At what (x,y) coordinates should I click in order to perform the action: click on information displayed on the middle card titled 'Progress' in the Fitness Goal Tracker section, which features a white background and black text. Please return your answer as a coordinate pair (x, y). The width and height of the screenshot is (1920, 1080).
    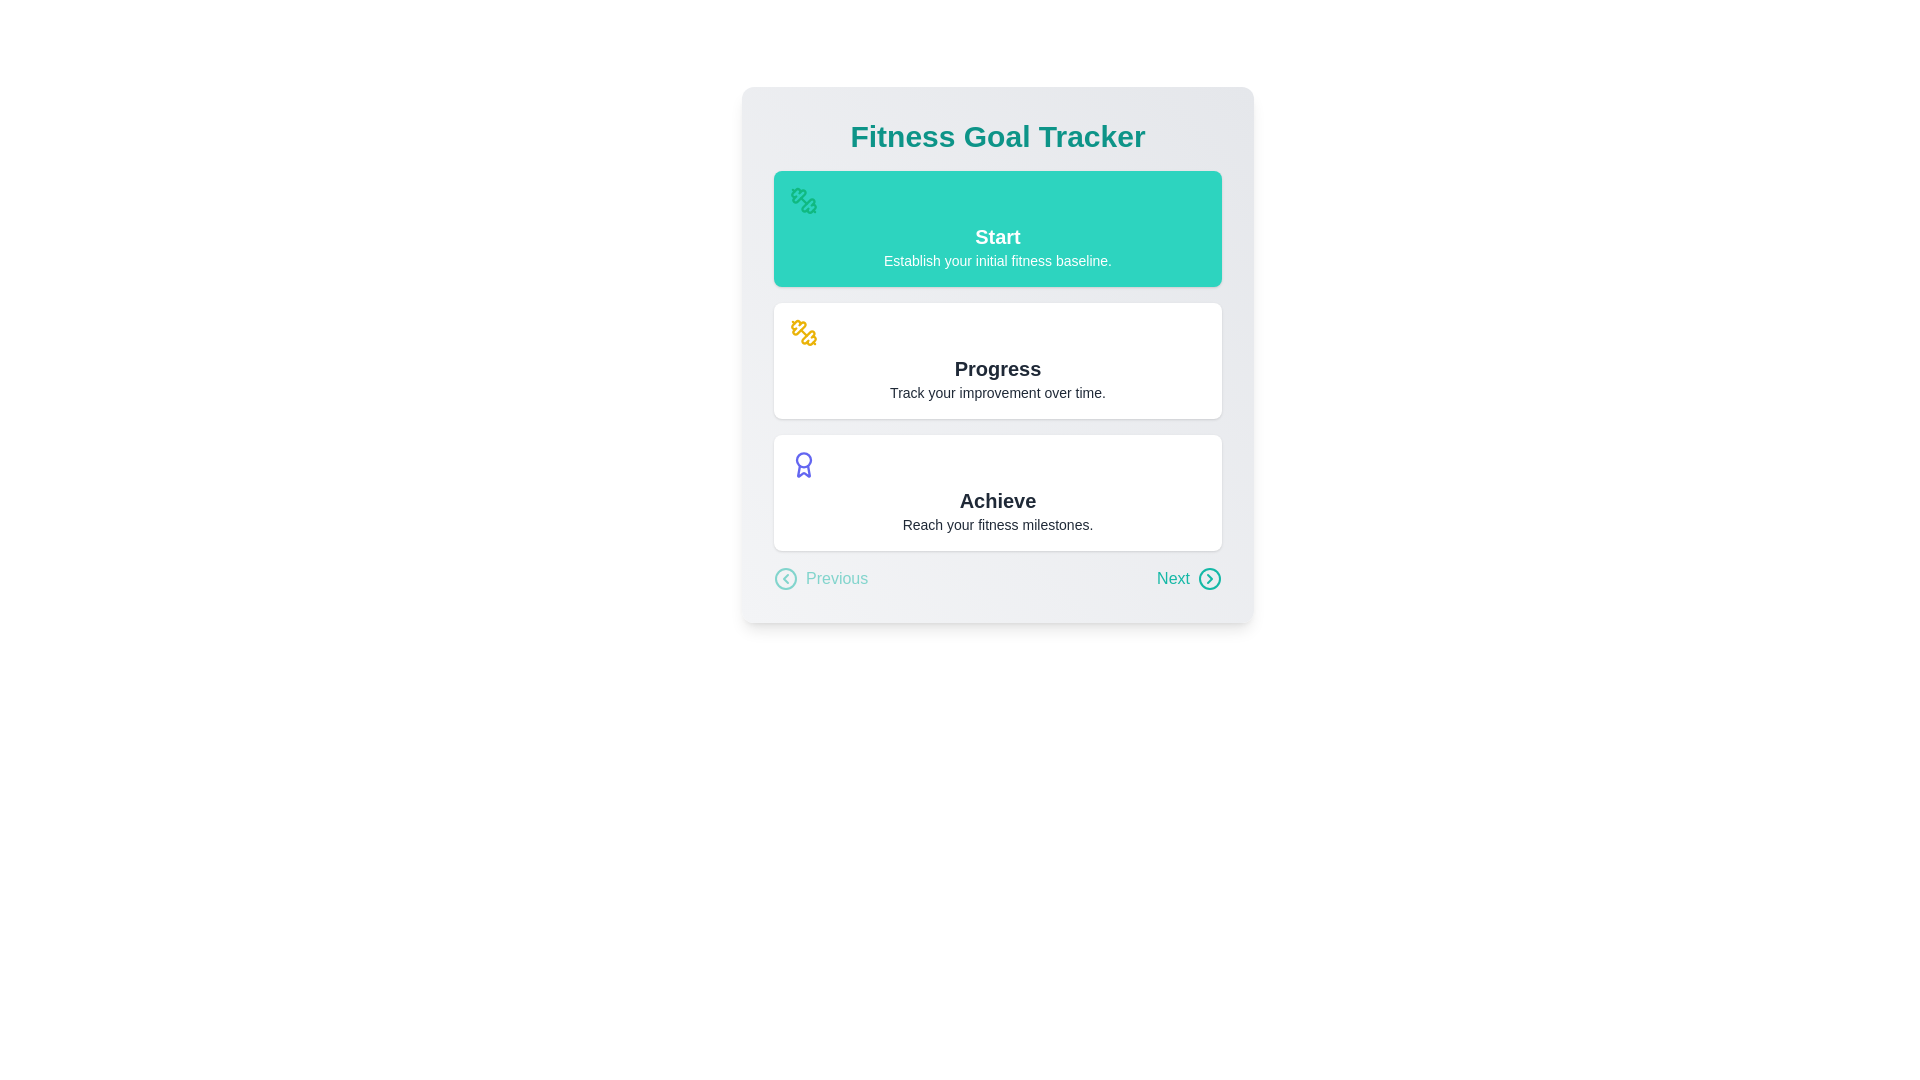
    Looking at the image, I should click on (998, 361).